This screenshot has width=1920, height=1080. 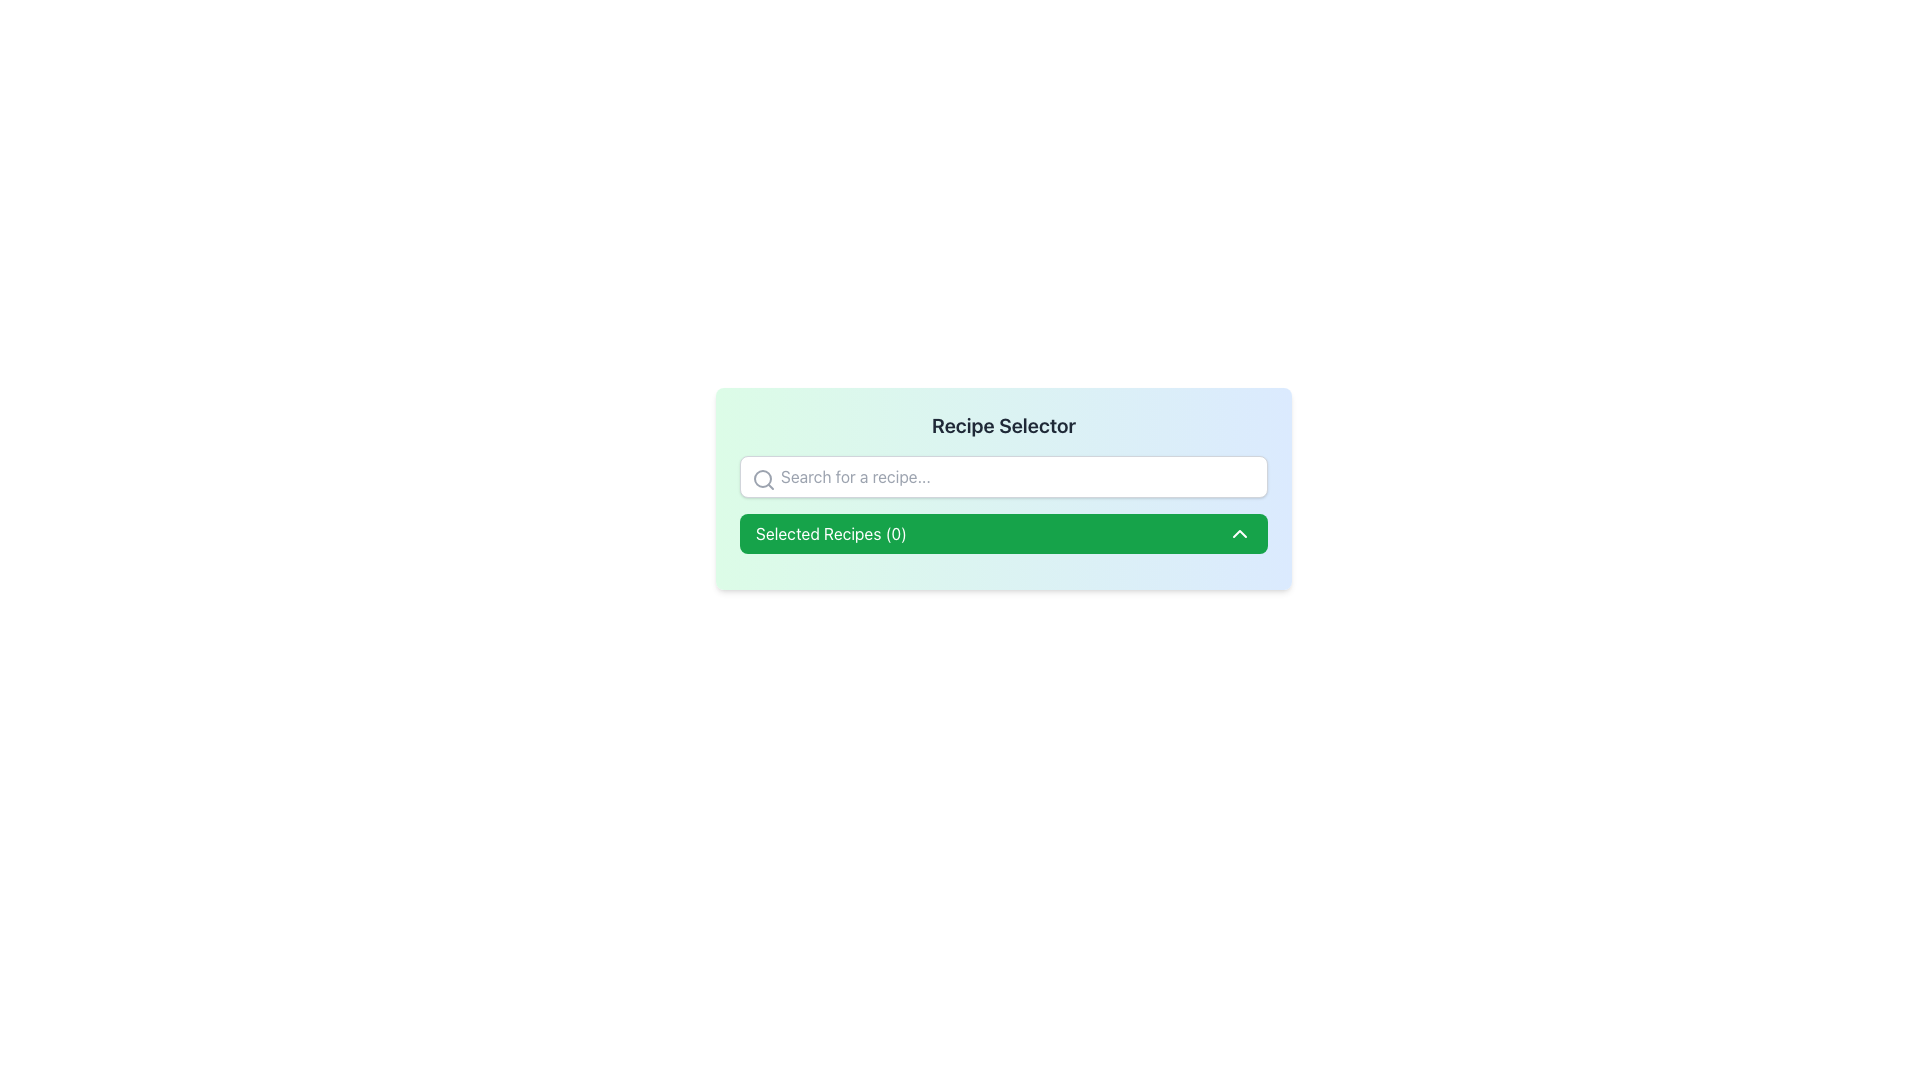 What do you see at coordinates (1238, 532) in the screenshot?
I see `the upward-facing chevron icon located at the far right of the 'Selected Recipes (0)' green bar` at bounding box center [1238, 532].